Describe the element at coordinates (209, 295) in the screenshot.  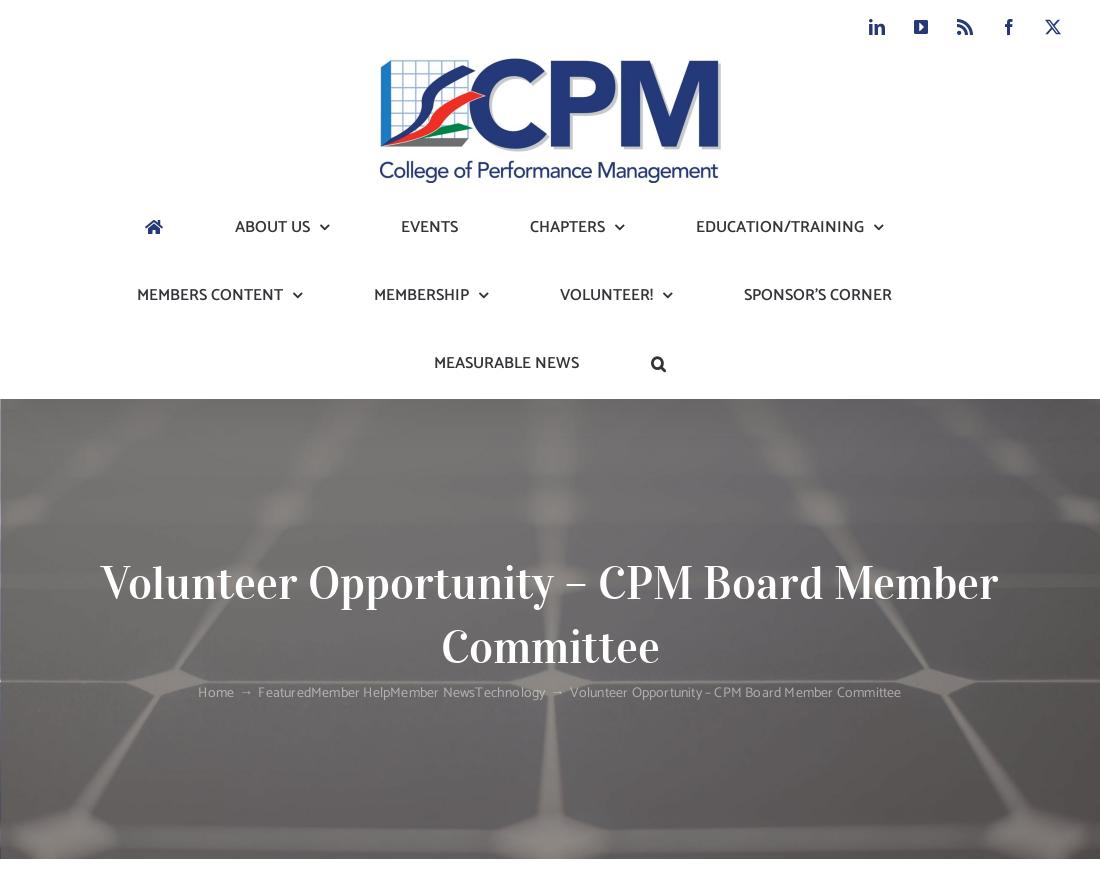
I see `'MEMBERS CONTENT'` at that location.